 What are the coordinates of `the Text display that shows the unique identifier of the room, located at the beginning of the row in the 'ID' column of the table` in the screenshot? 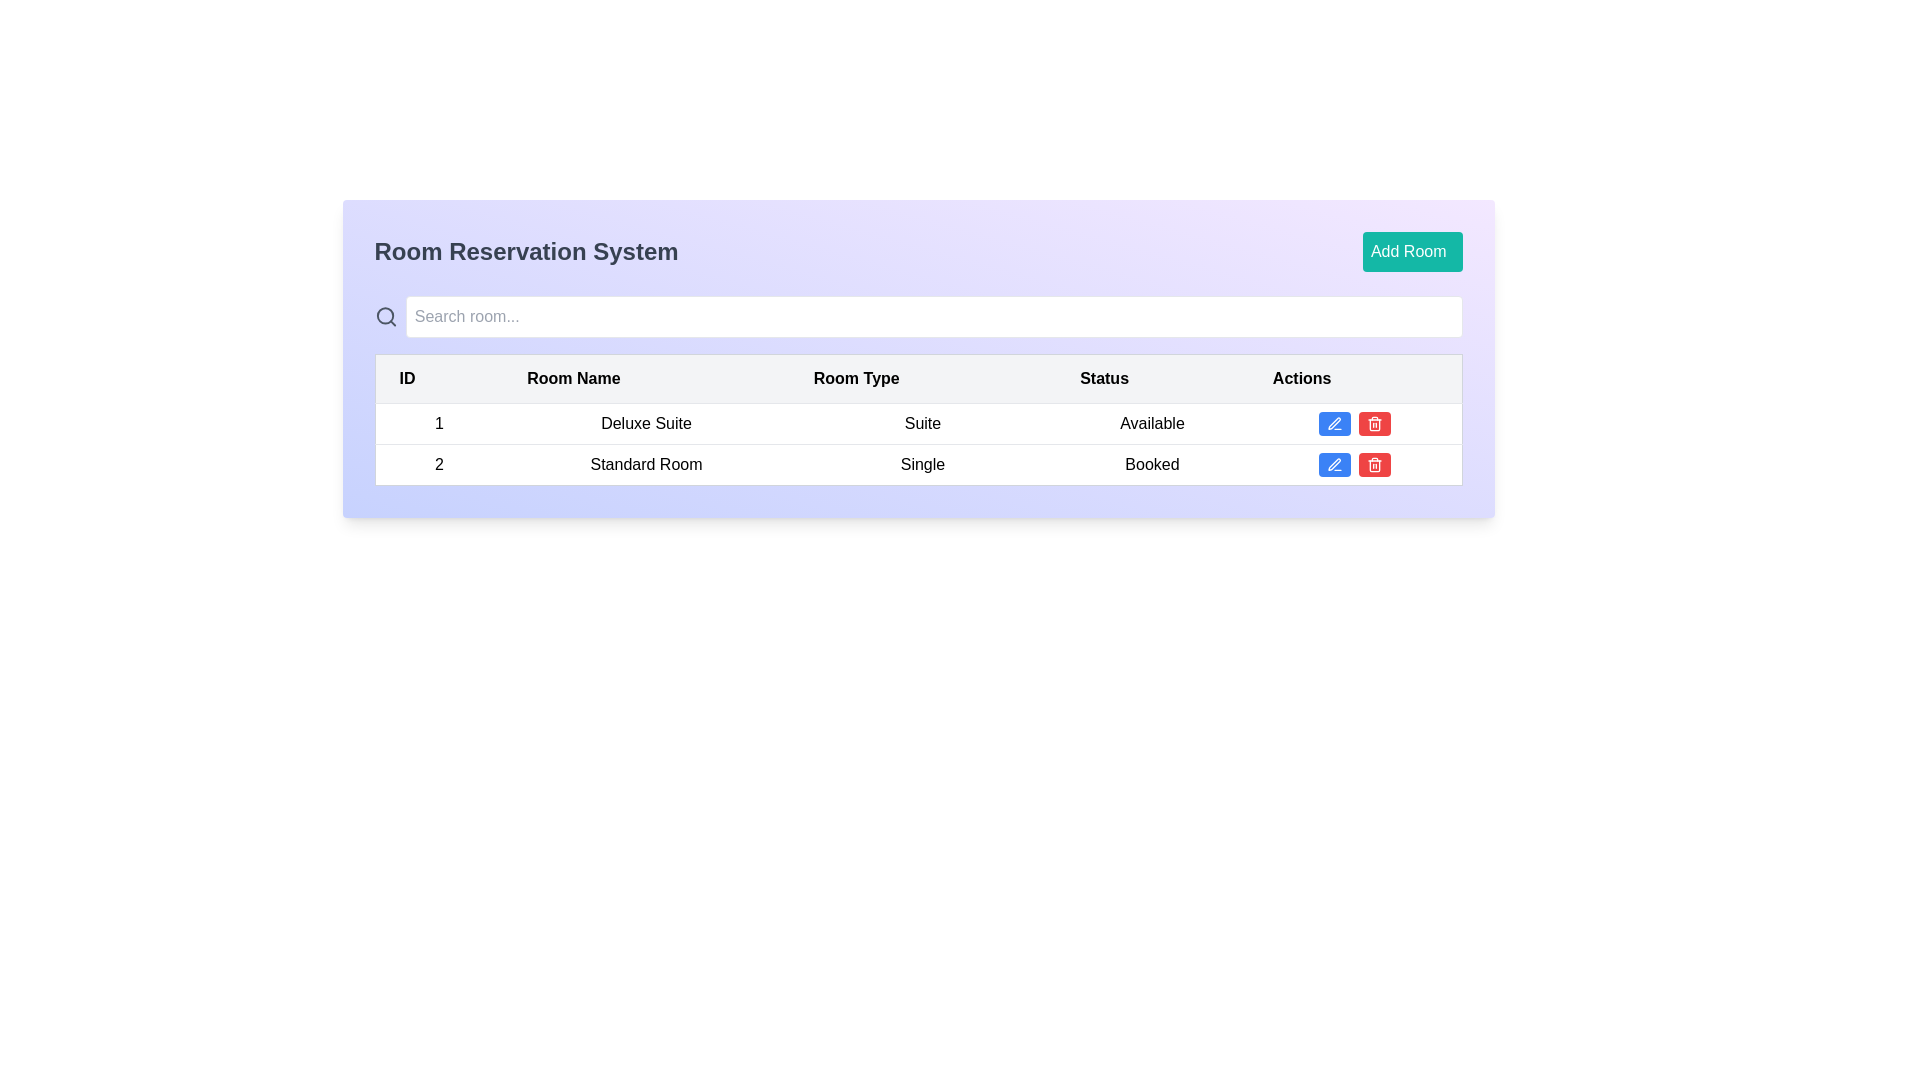 It's located at (438, 423).